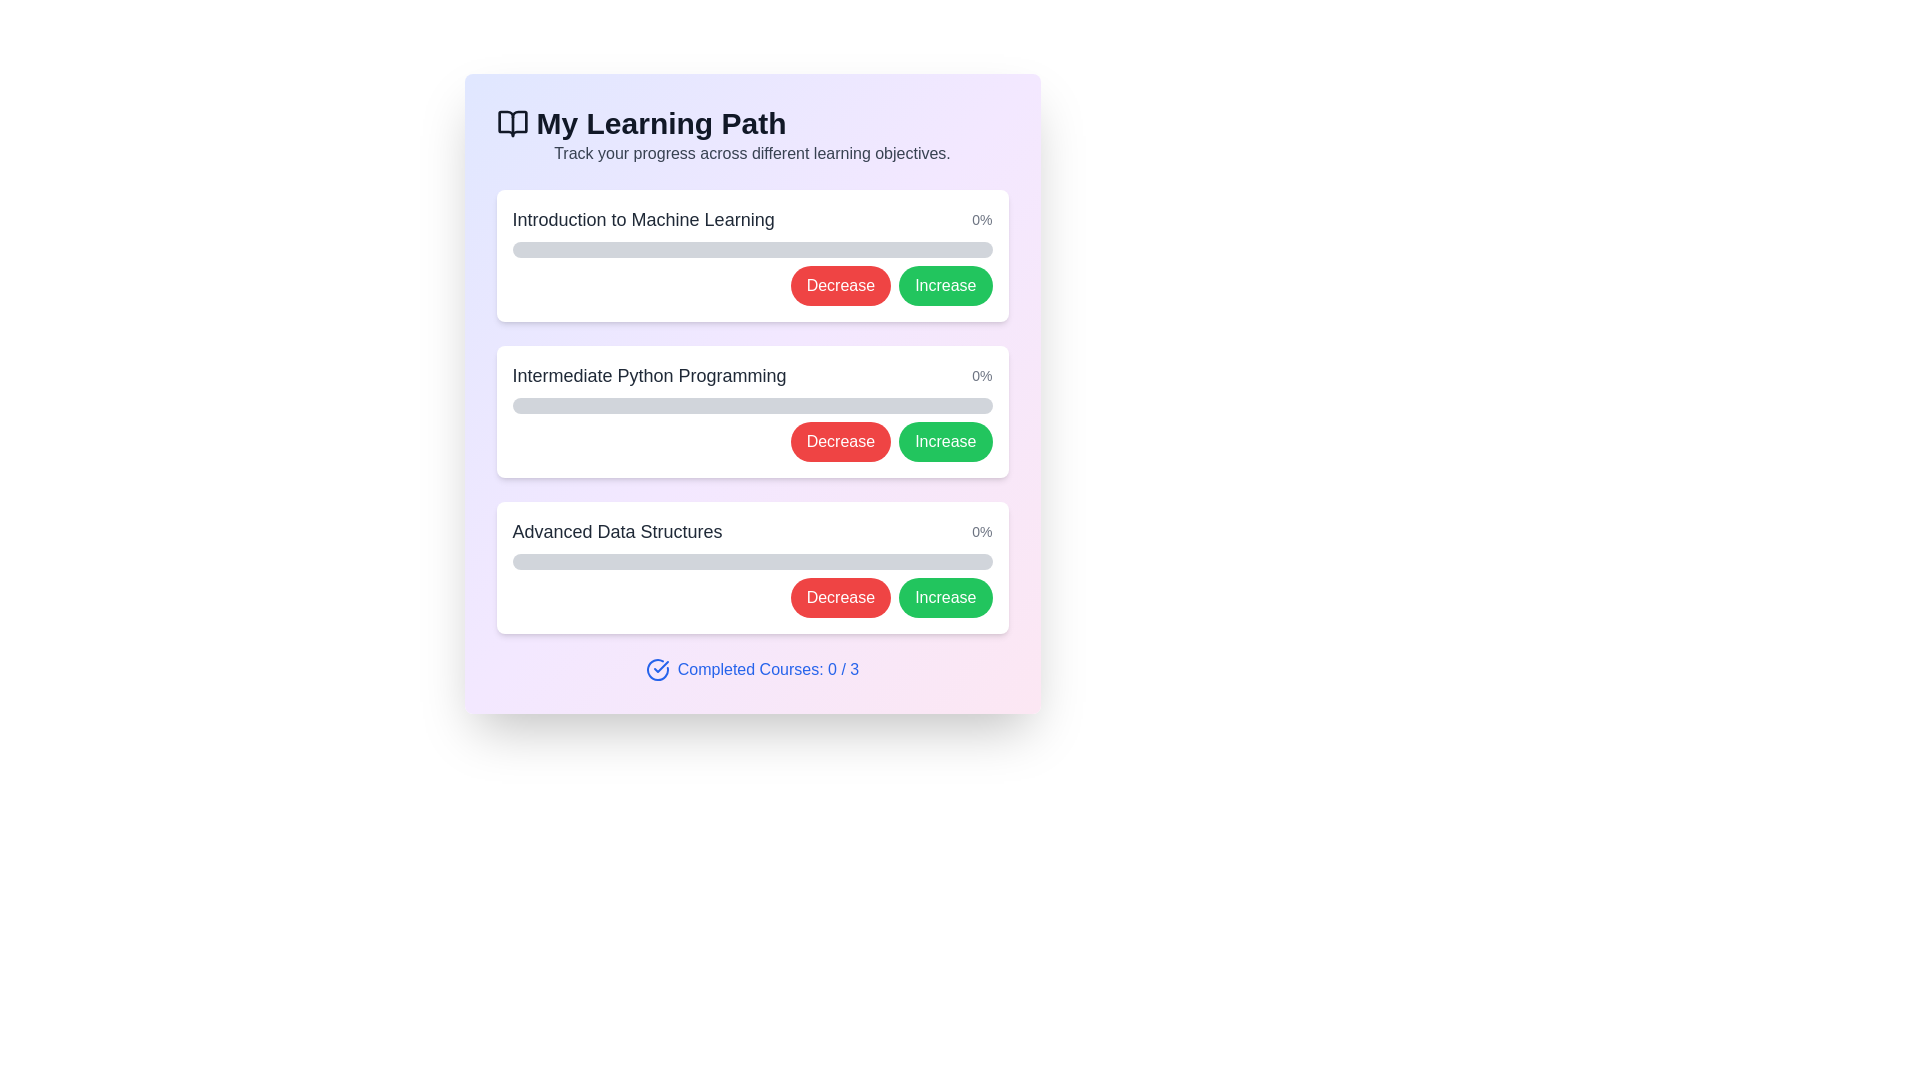 The width and height of the screenshot is (1920, 1080). I want to click on the text 'Advanced Data Structures' in the progress control component to obtain more details, so click(751, 567).